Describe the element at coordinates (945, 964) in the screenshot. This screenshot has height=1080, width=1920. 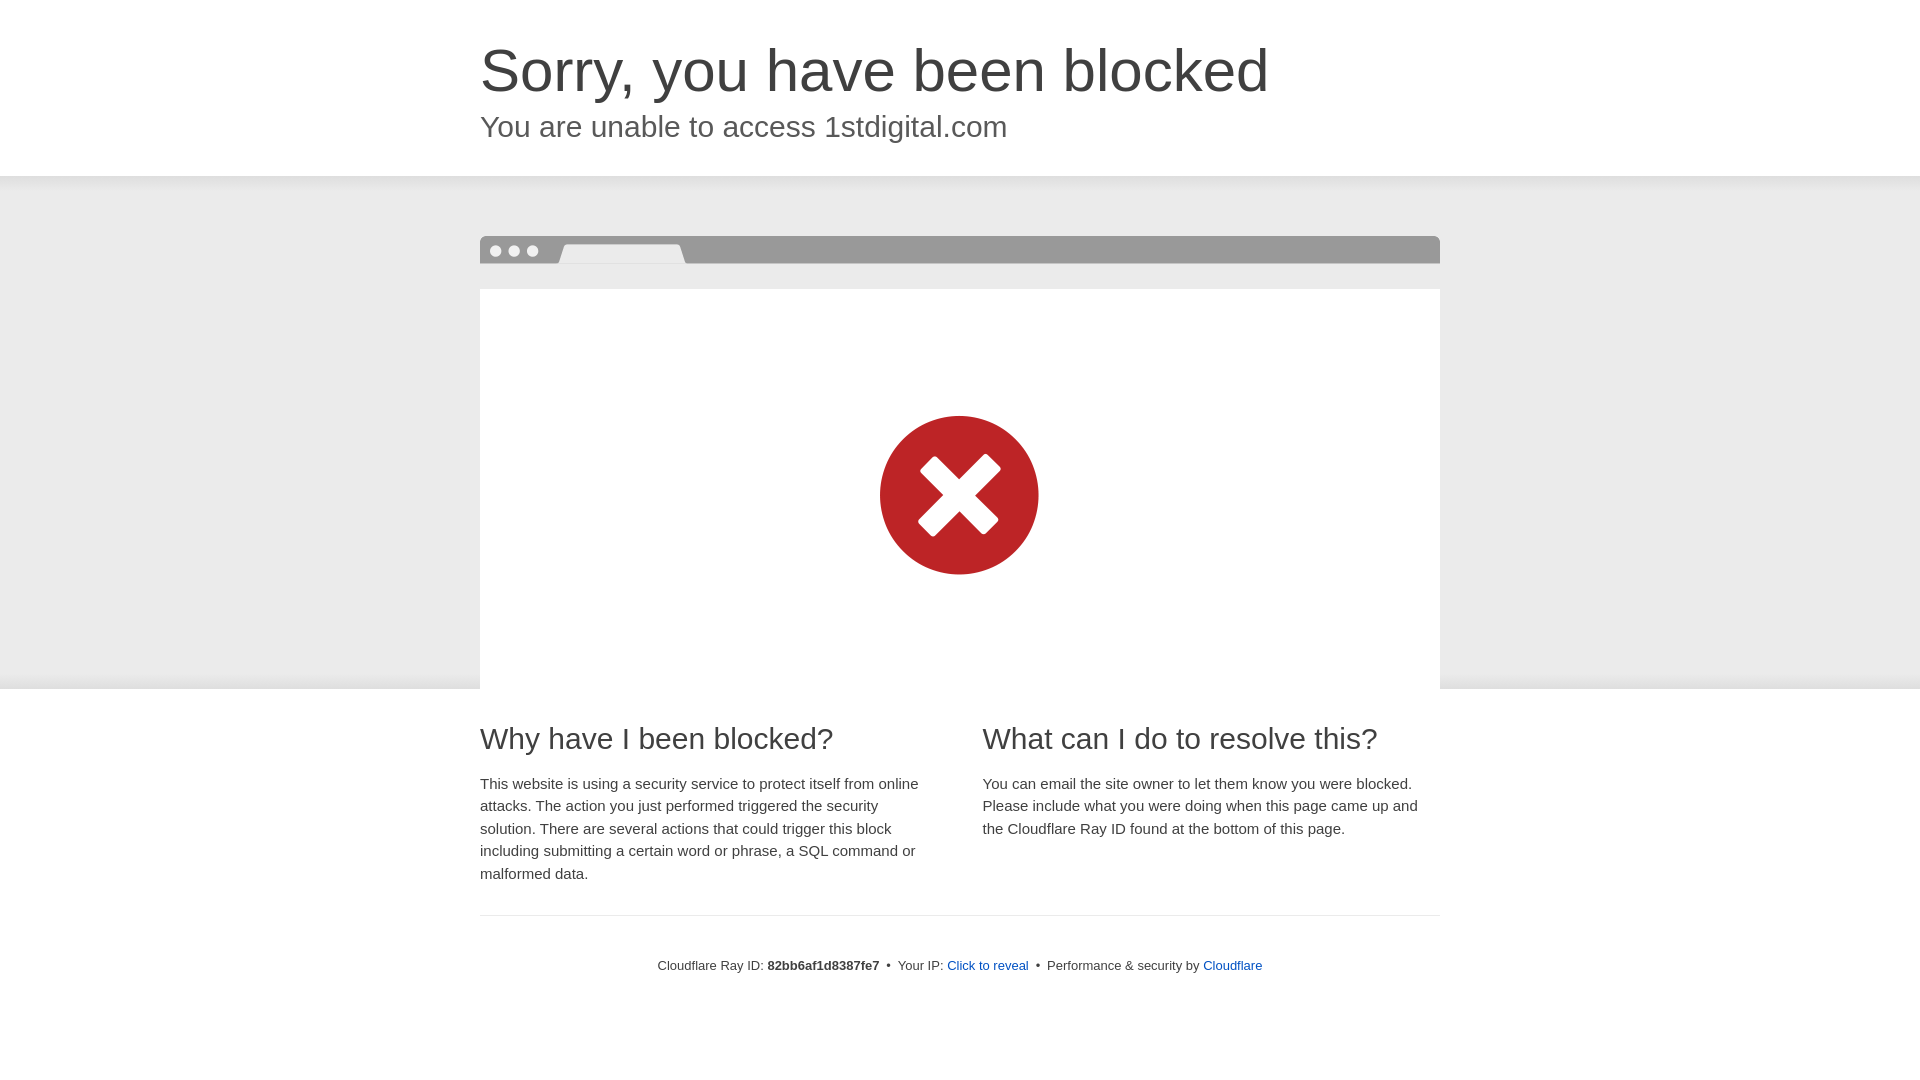
I see `'Click to reveal'` at that location.